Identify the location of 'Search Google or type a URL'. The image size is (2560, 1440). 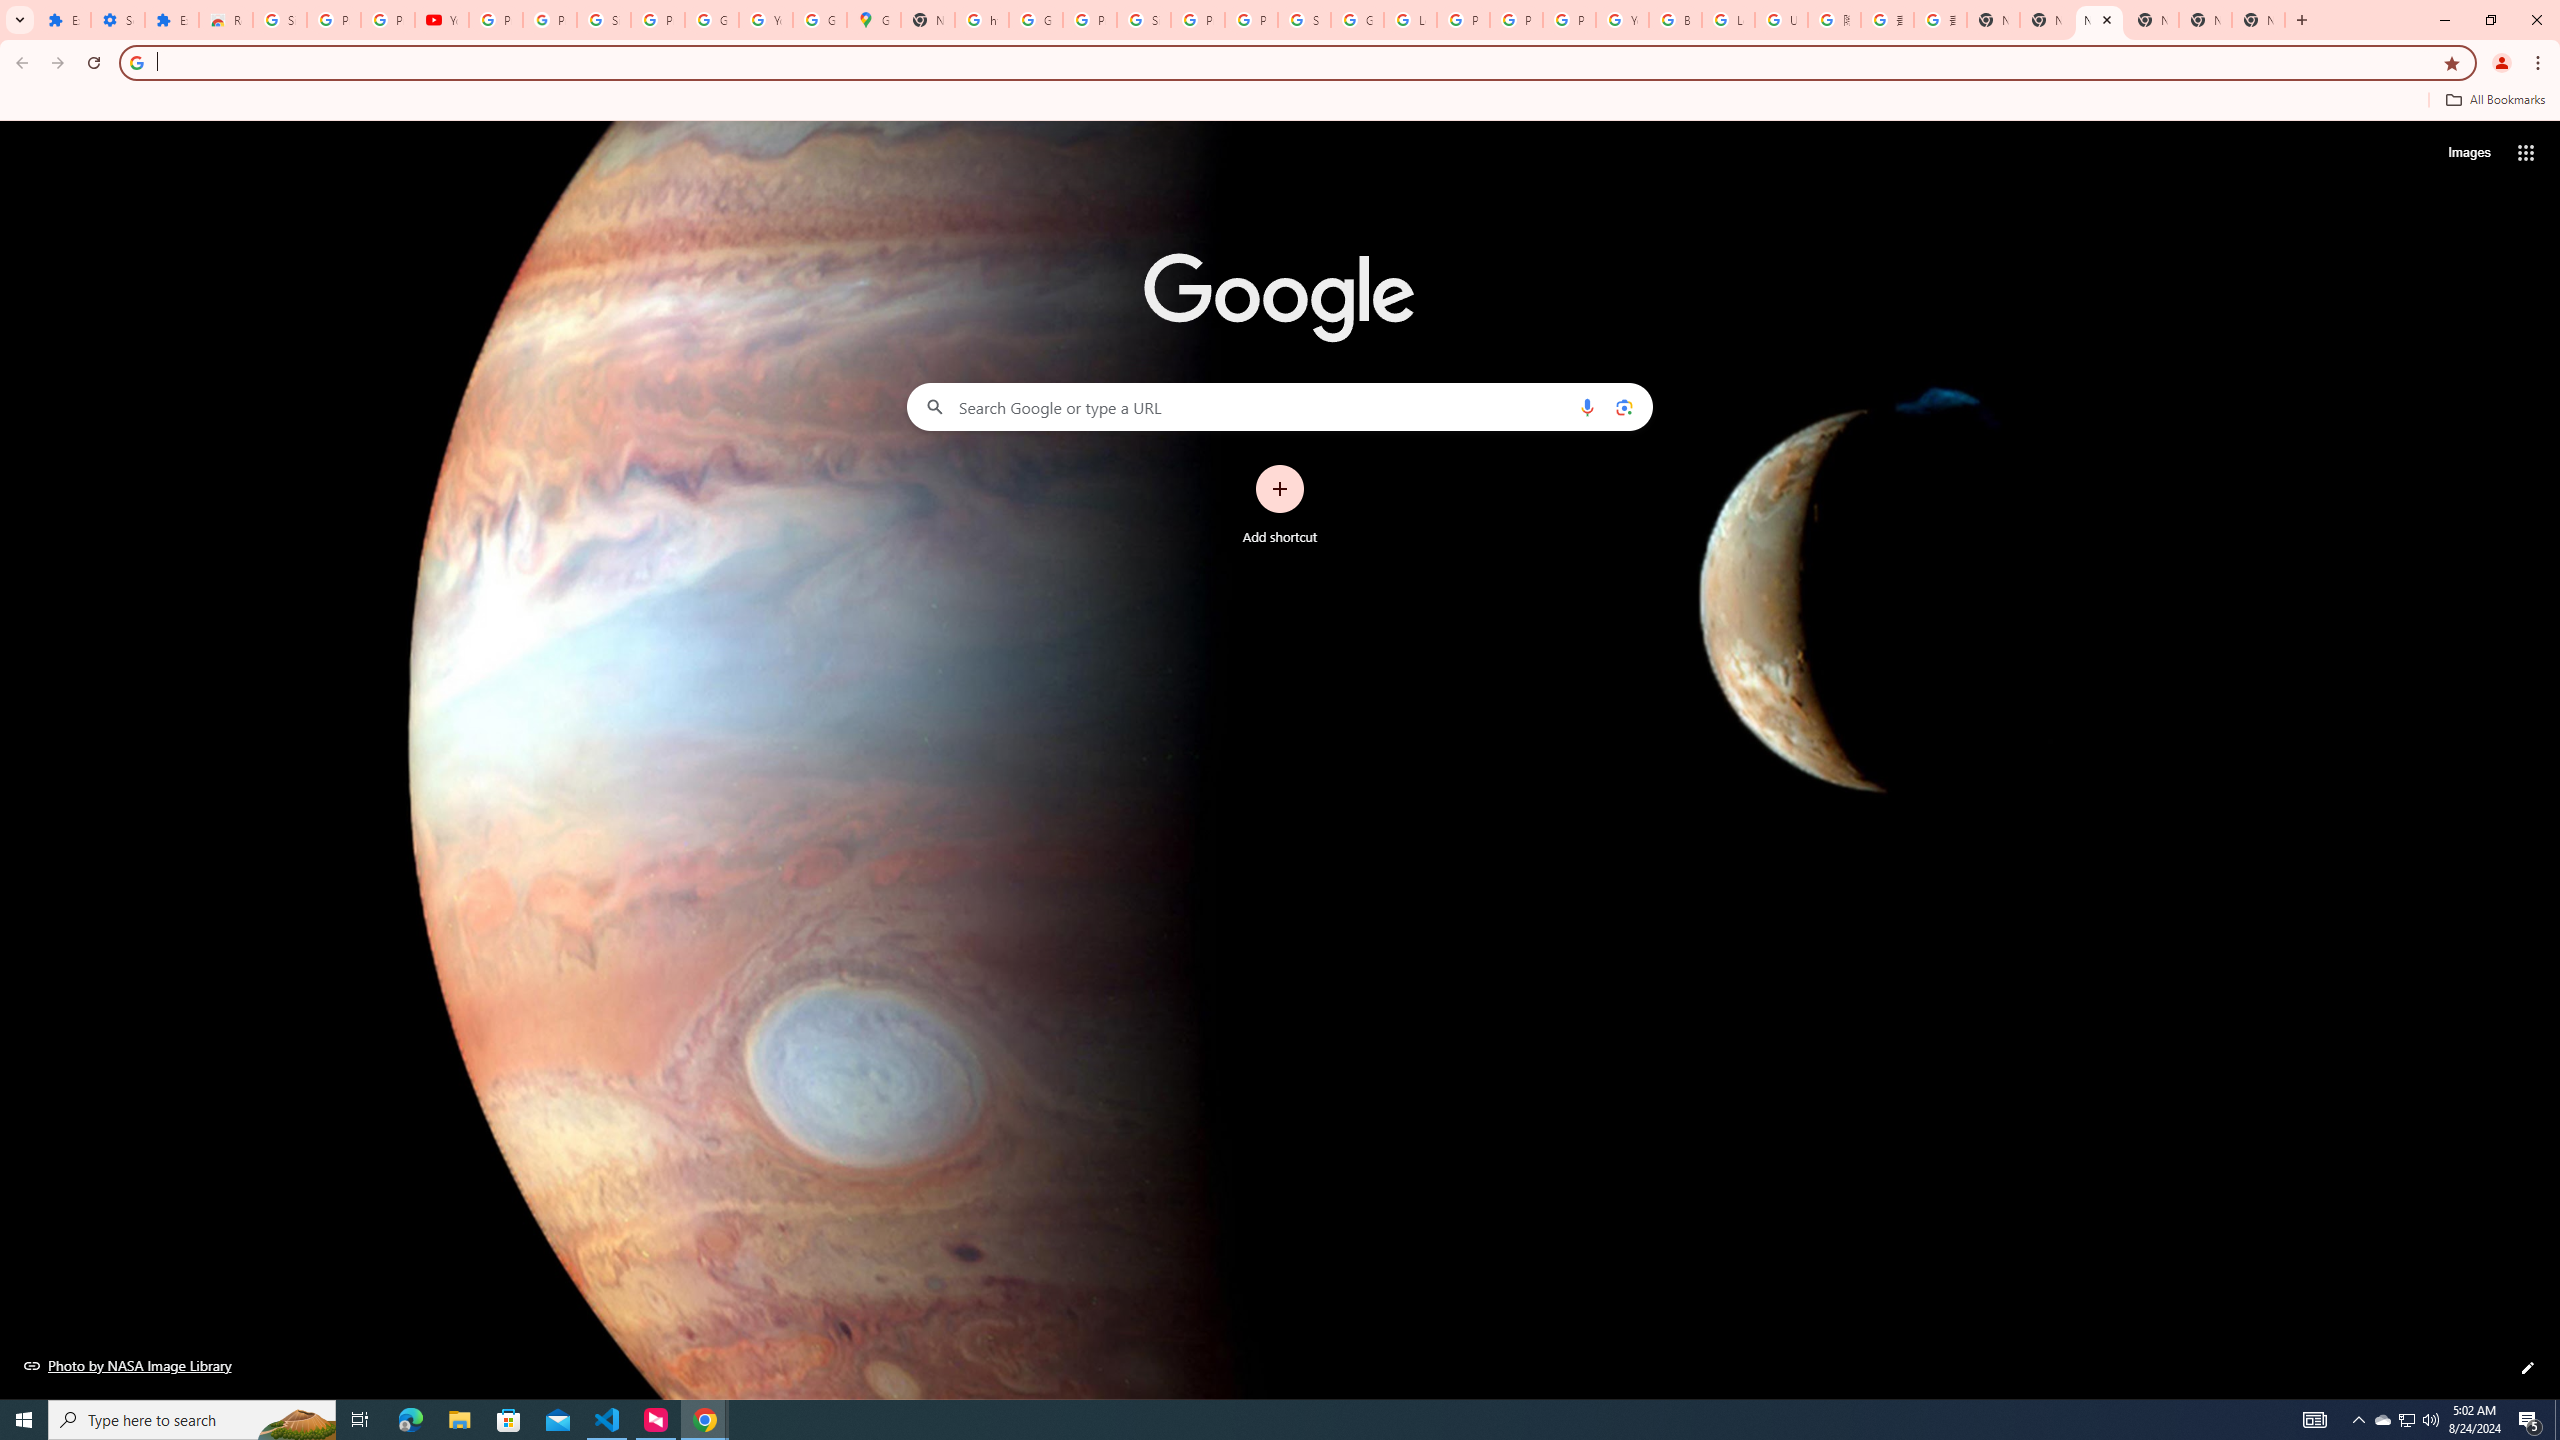
(1280, 405).